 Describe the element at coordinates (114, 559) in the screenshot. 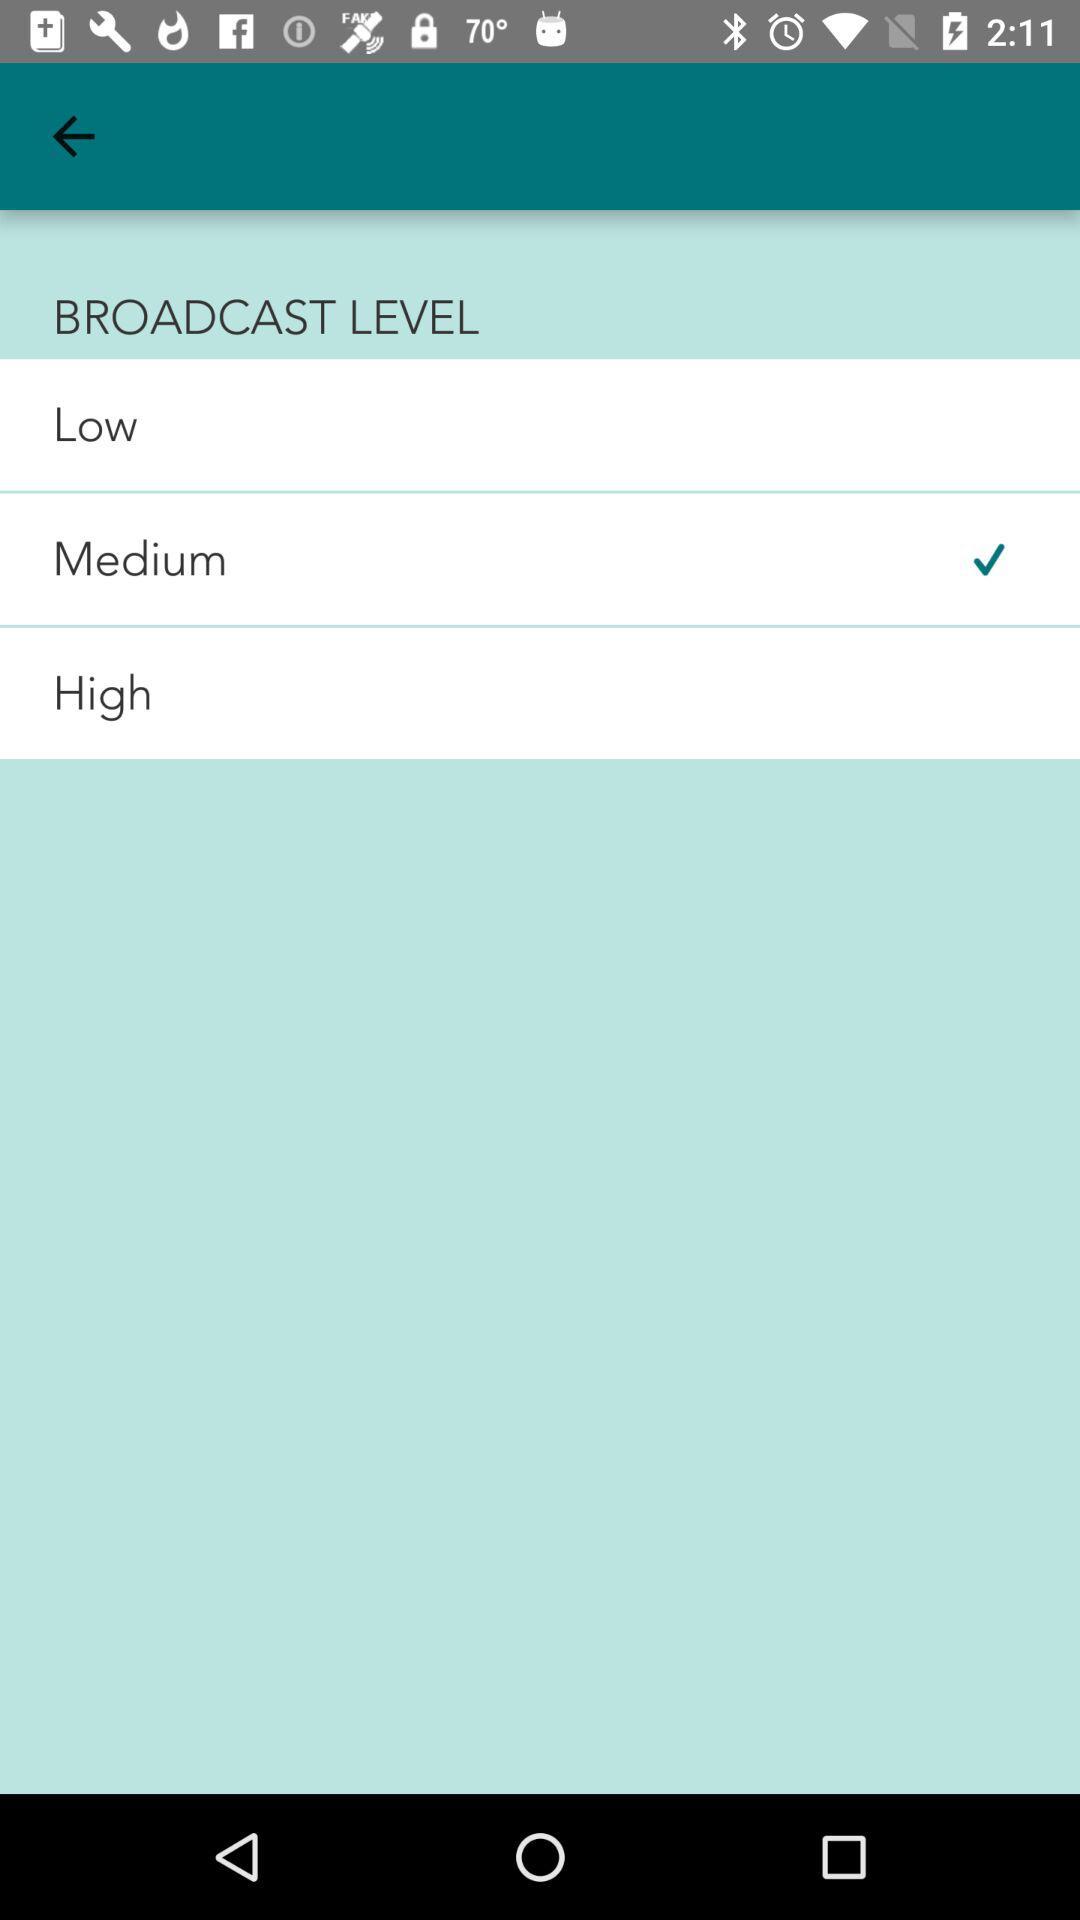

I see `medium` at that location.